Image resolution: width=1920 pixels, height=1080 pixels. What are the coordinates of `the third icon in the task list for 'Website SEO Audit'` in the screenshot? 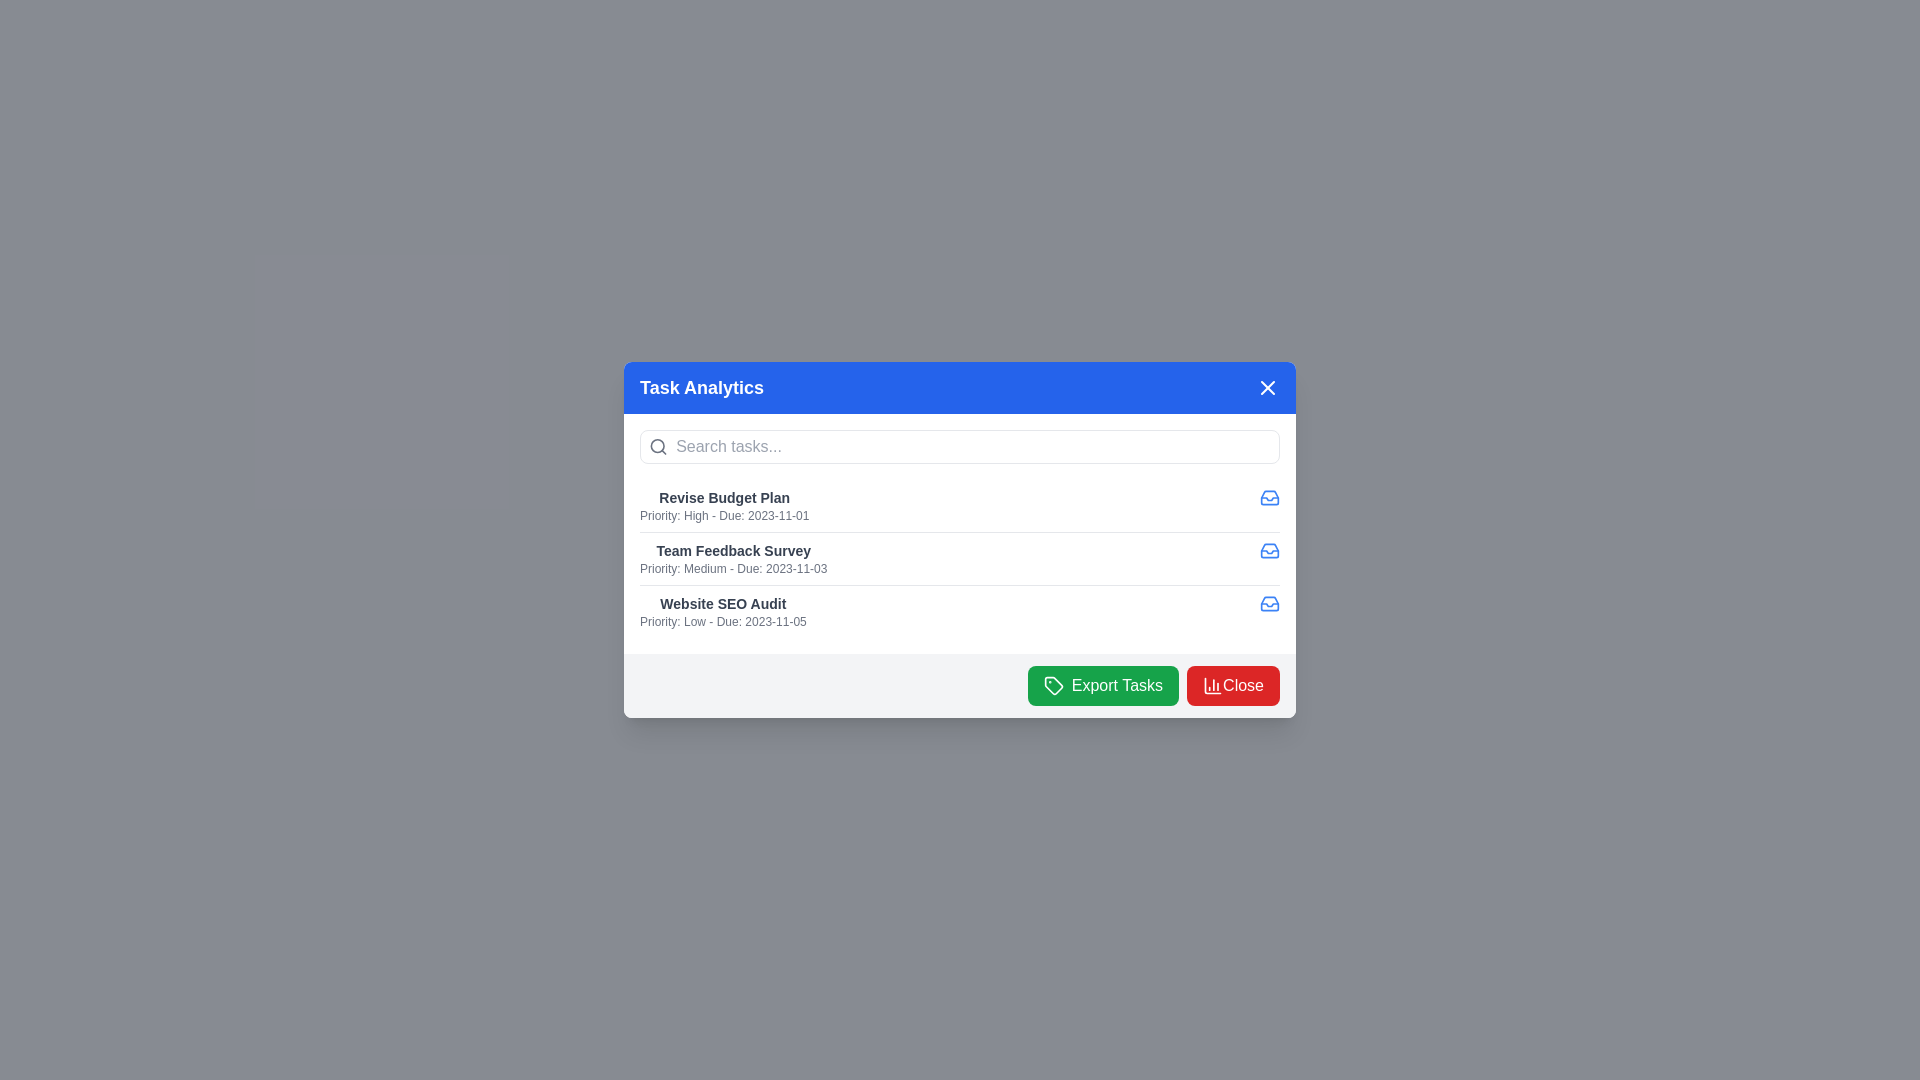 It's located at (1269, 603).